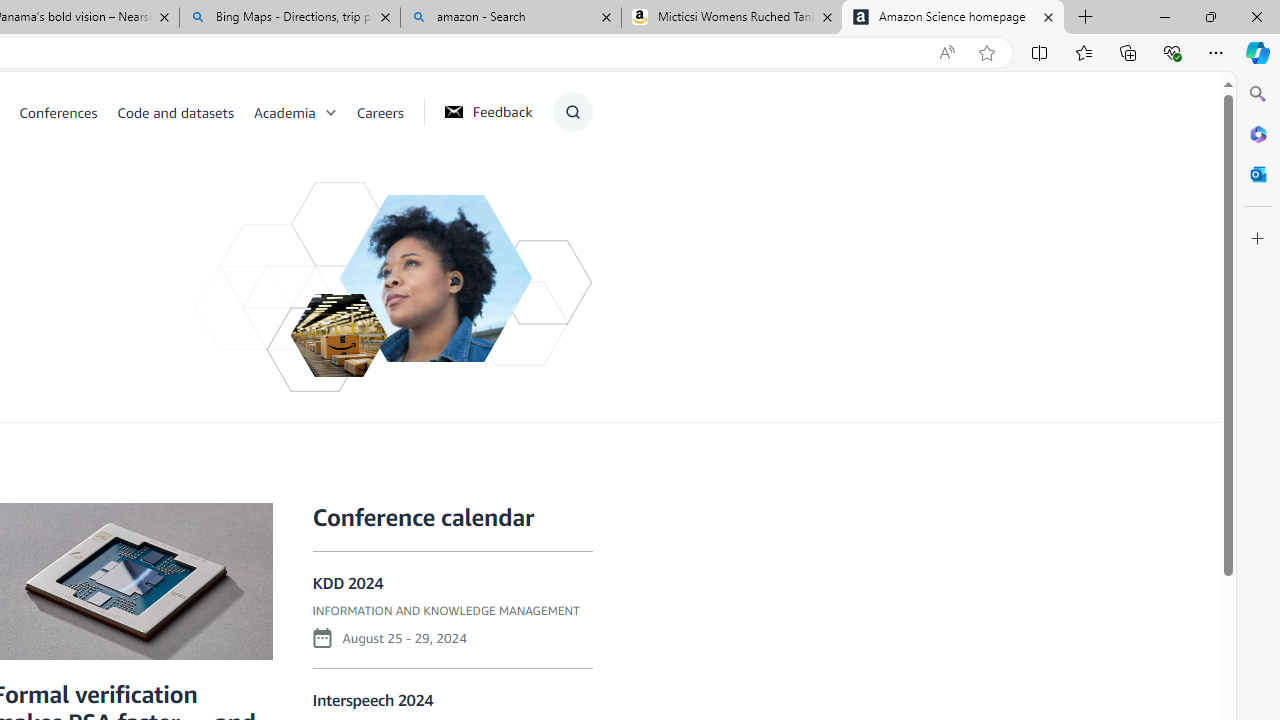 This screenshot has height=720, width=1280. What do you see at coordinates (445, 610) in the screenshot?
I see `'INFORMATION AND KNOWLEDGE MANAGEMENT'` at bounding box center [445, 610].